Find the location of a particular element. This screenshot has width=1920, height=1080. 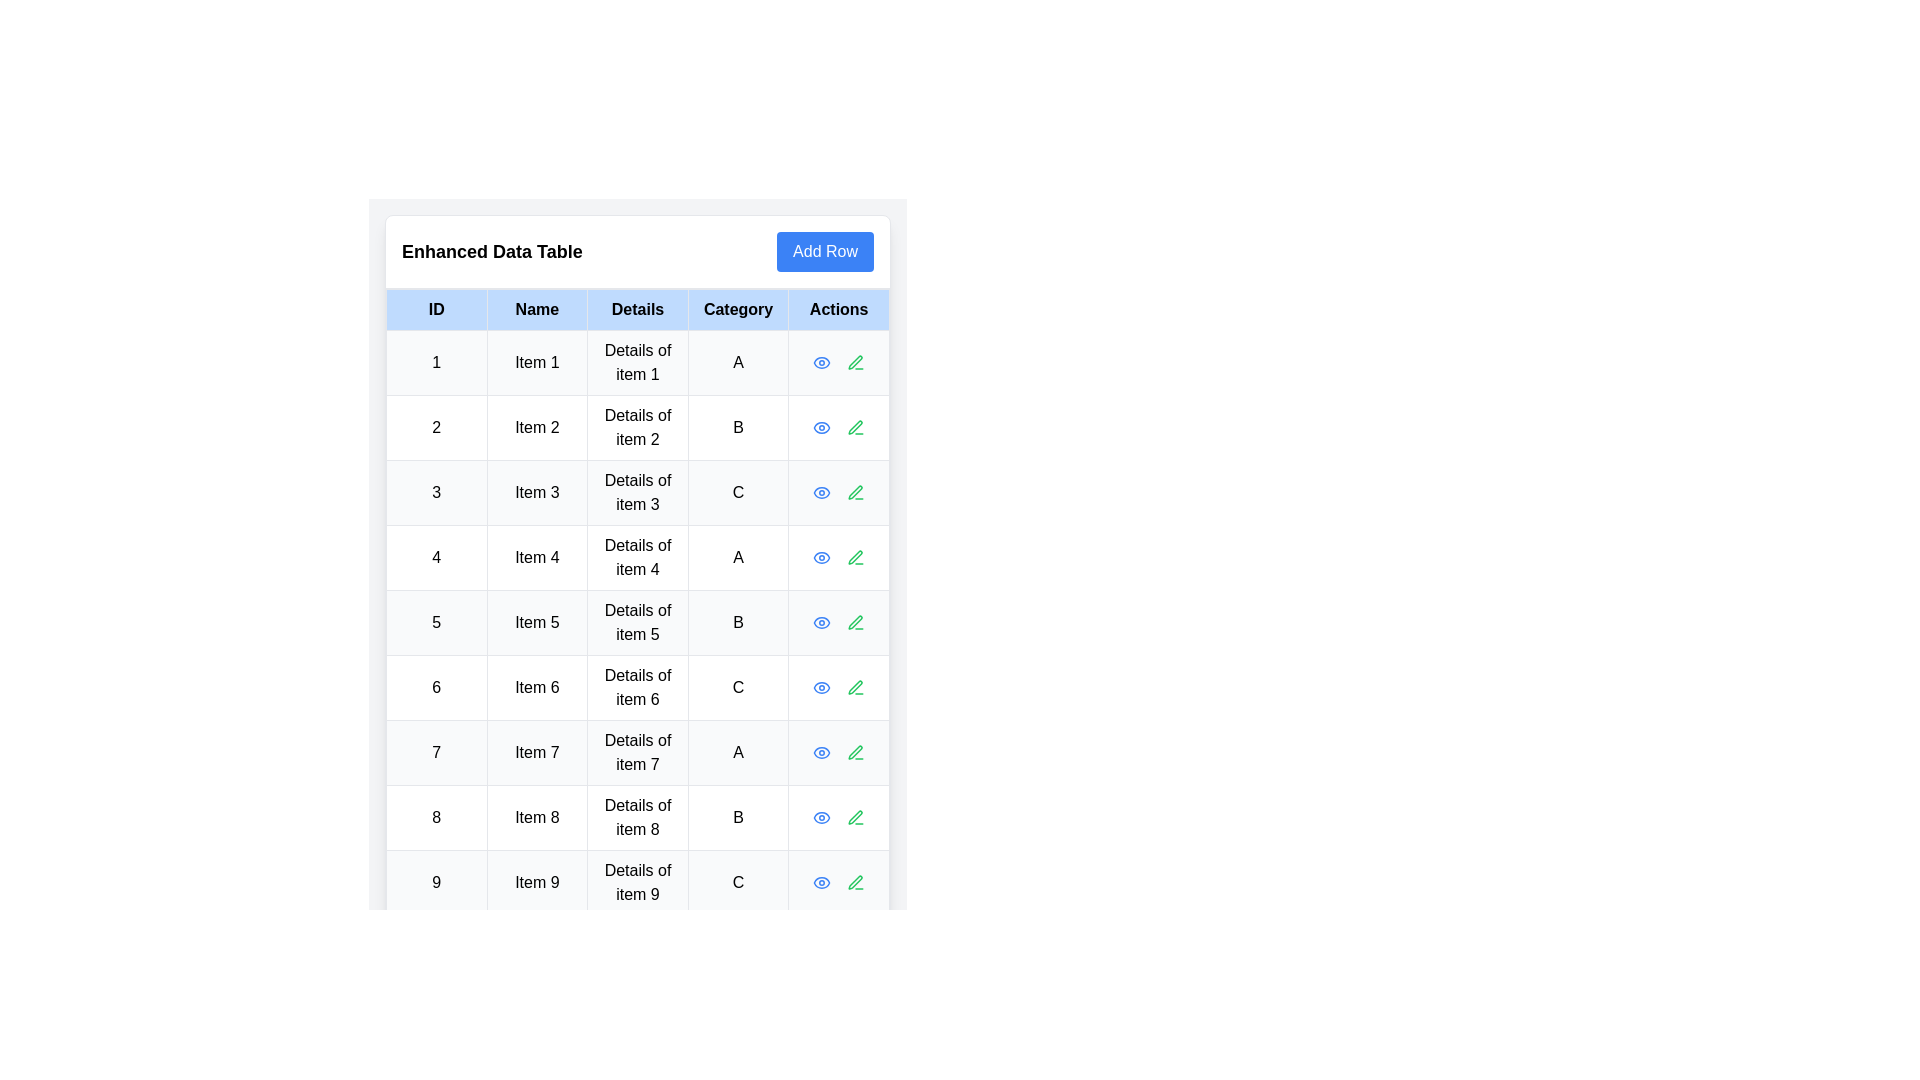

the 'ID' text label in the first cell of the seventh row corresponding to 'Item 7' in the structured data table is located at coordinates (435, 752).